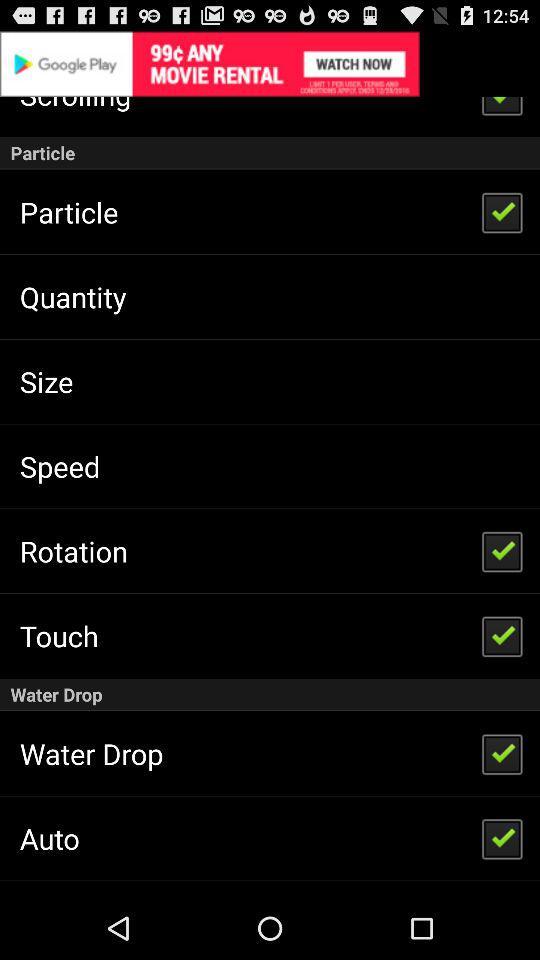 The height and width of the screenshot is (960, 540). Describe the element at coordinates (270, 64) in the screenshot. I see `advertisement` at that location.